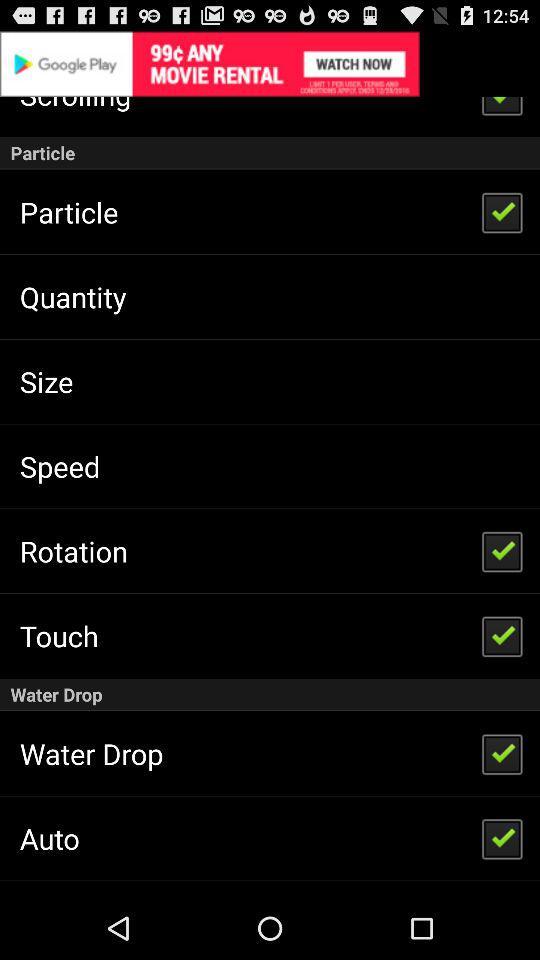 The height and width of the screenshot is (960, 540). Describe the element at coordinates (270, 64) in the screenshot. I see `advertisement` at that location.